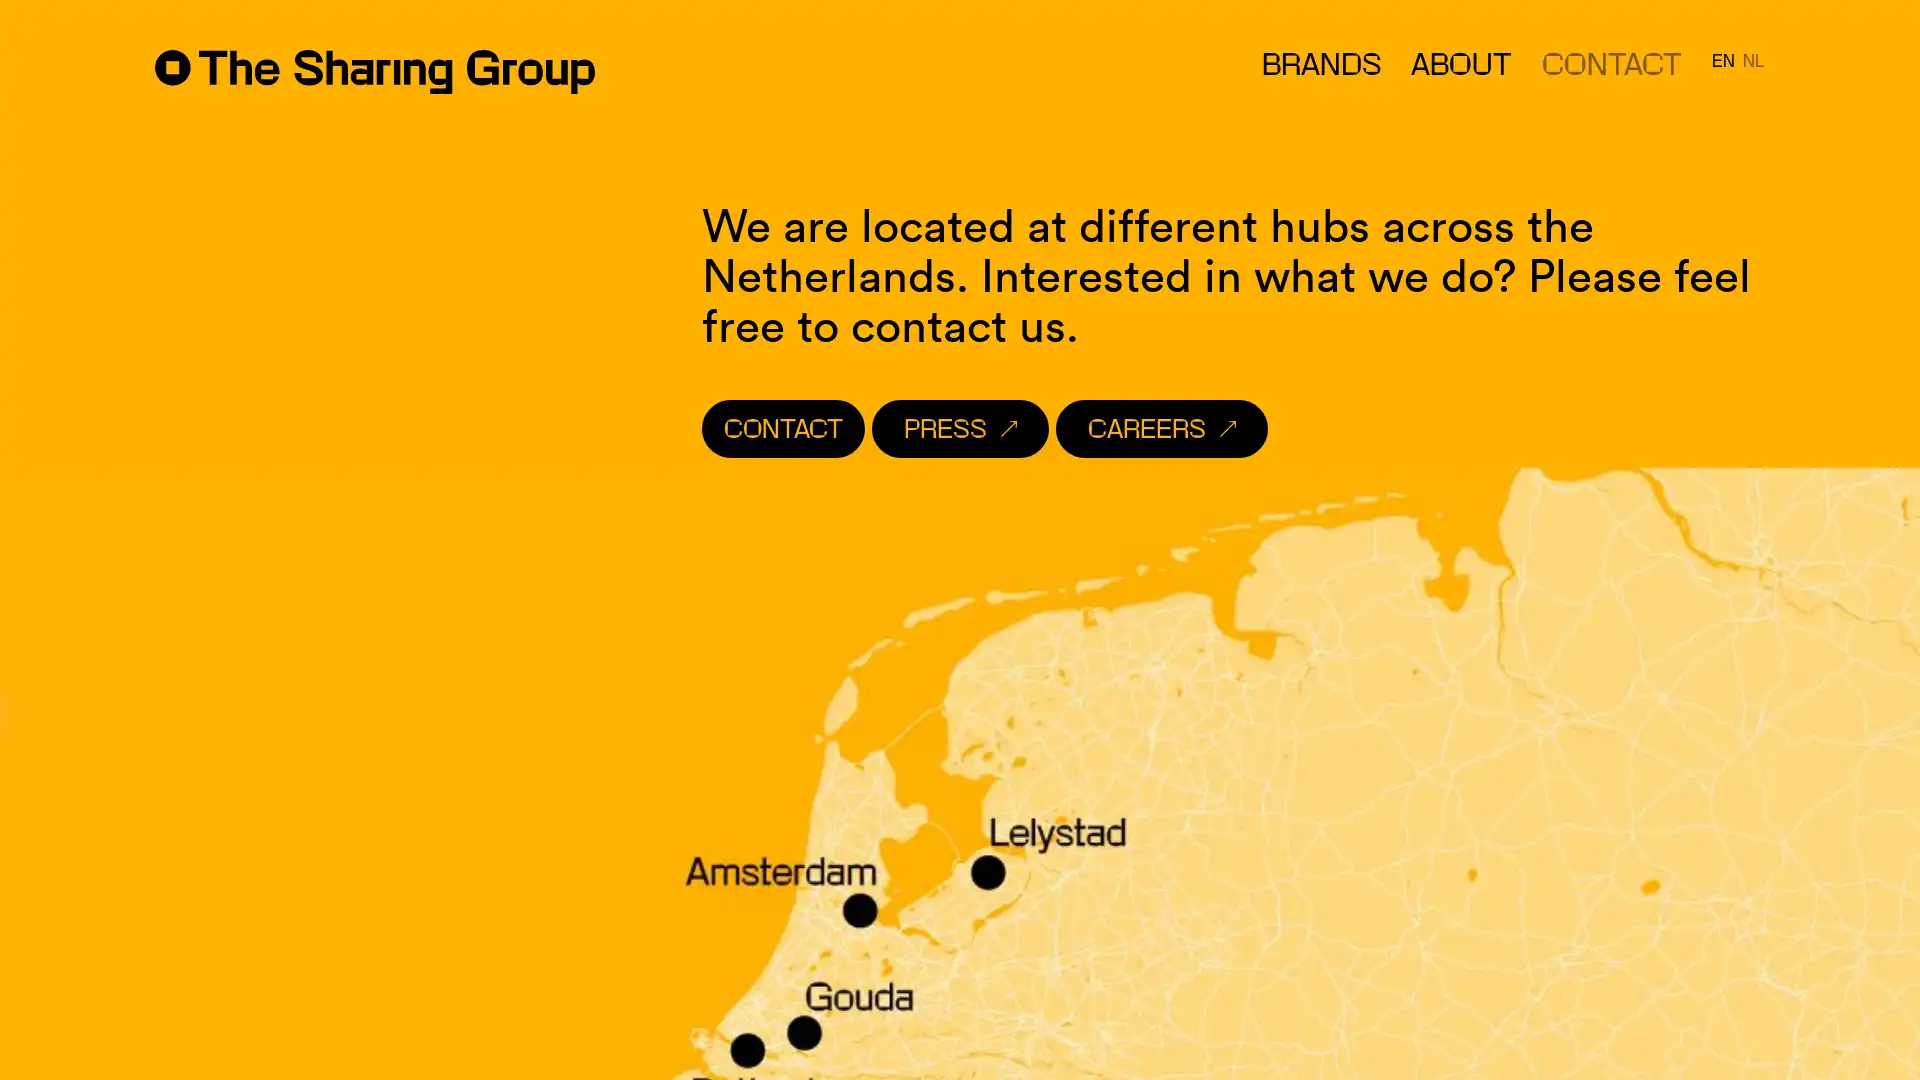 This screenshot has width=1920, height=1080. What do you see at coordinates (851, 438) in the screenshot?
I see `CONTACT` at bounding box center [851, 438].